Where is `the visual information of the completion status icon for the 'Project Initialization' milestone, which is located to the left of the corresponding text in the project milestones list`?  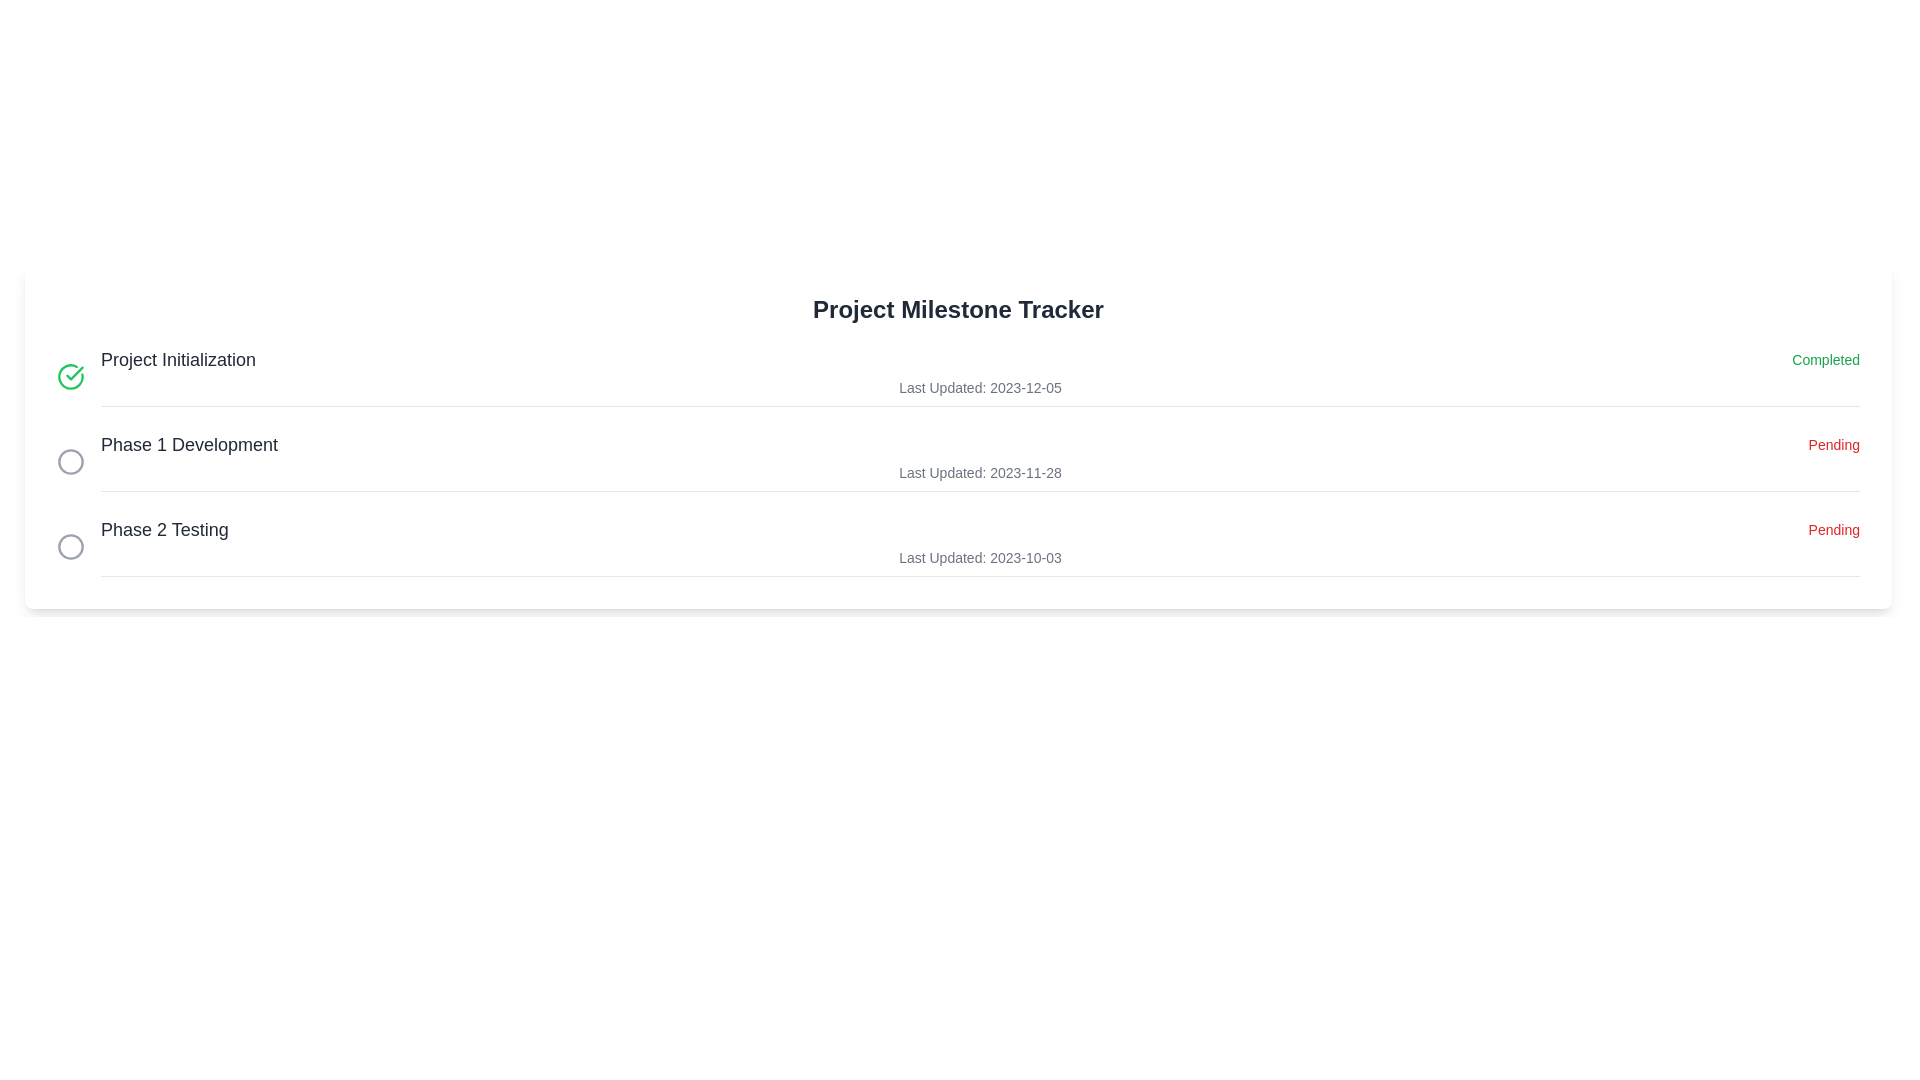
the visual information of the completion status icon for the 'Project Initialization' milestone, which is located to the left of the corresponding text in the project milestones list is located at coordinates (71, 376).